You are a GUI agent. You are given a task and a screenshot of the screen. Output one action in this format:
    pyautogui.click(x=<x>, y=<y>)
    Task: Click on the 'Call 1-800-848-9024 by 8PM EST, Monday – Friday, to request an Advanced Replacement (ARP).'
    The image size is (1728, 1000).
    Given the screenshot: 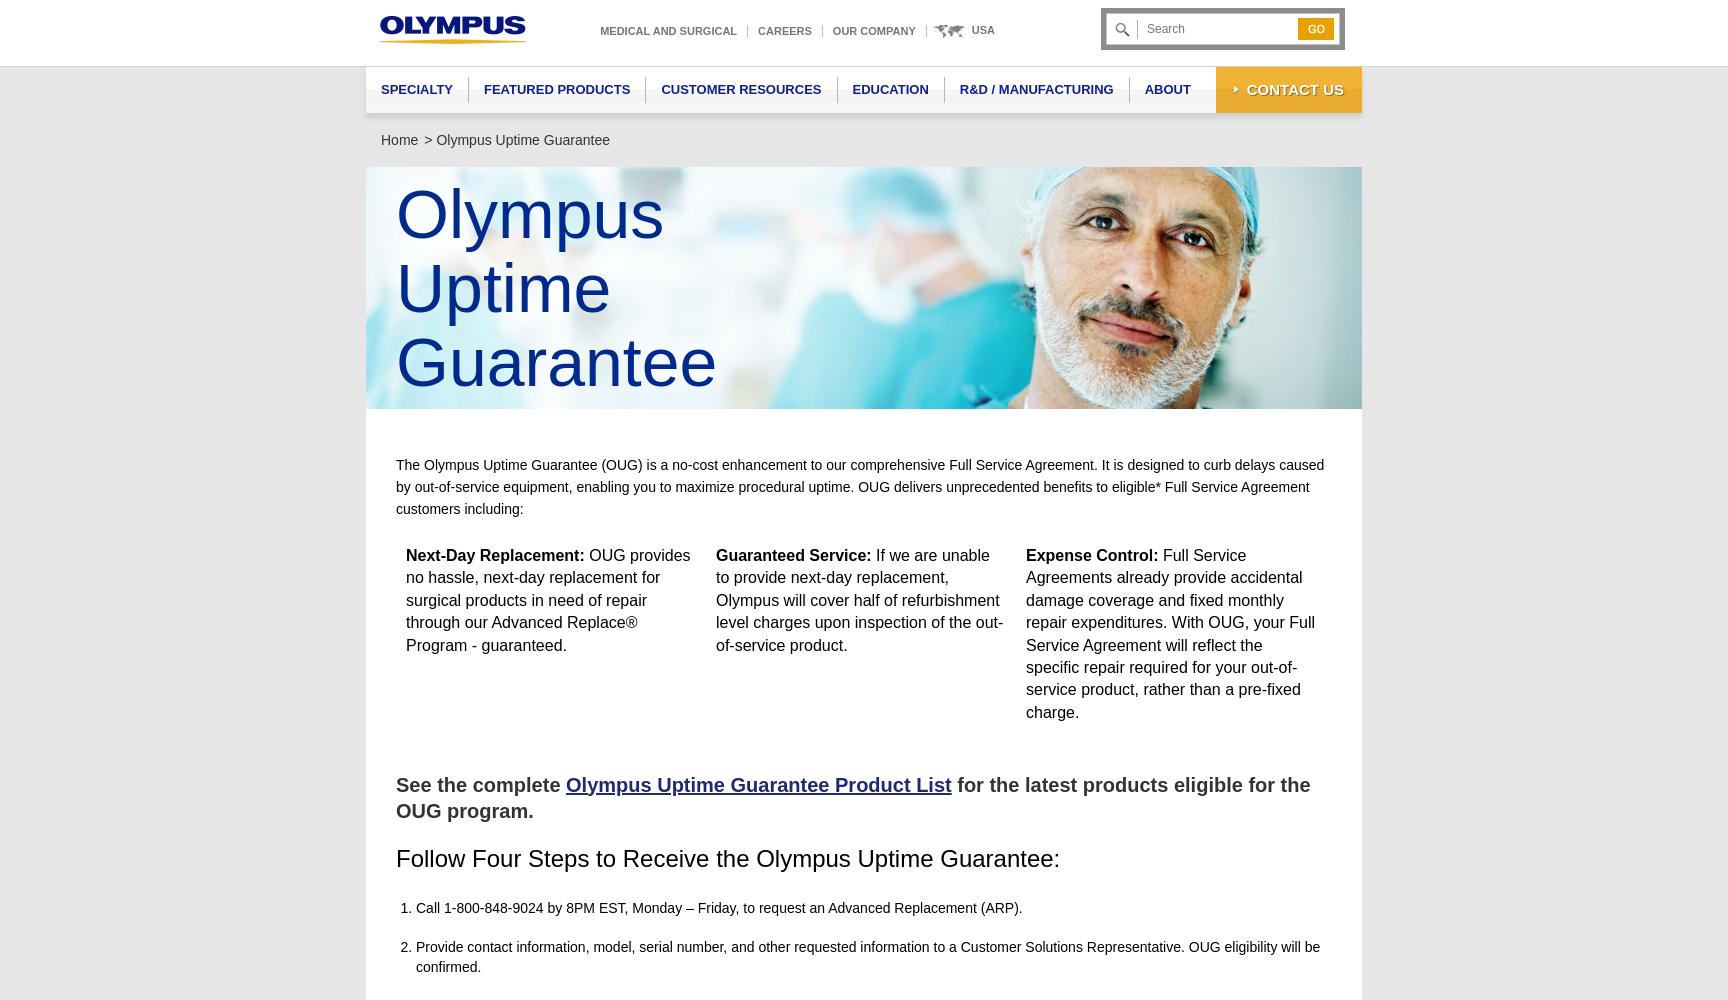 What is the action you would take?
    pyautogui.click(x=719, y=907)
    